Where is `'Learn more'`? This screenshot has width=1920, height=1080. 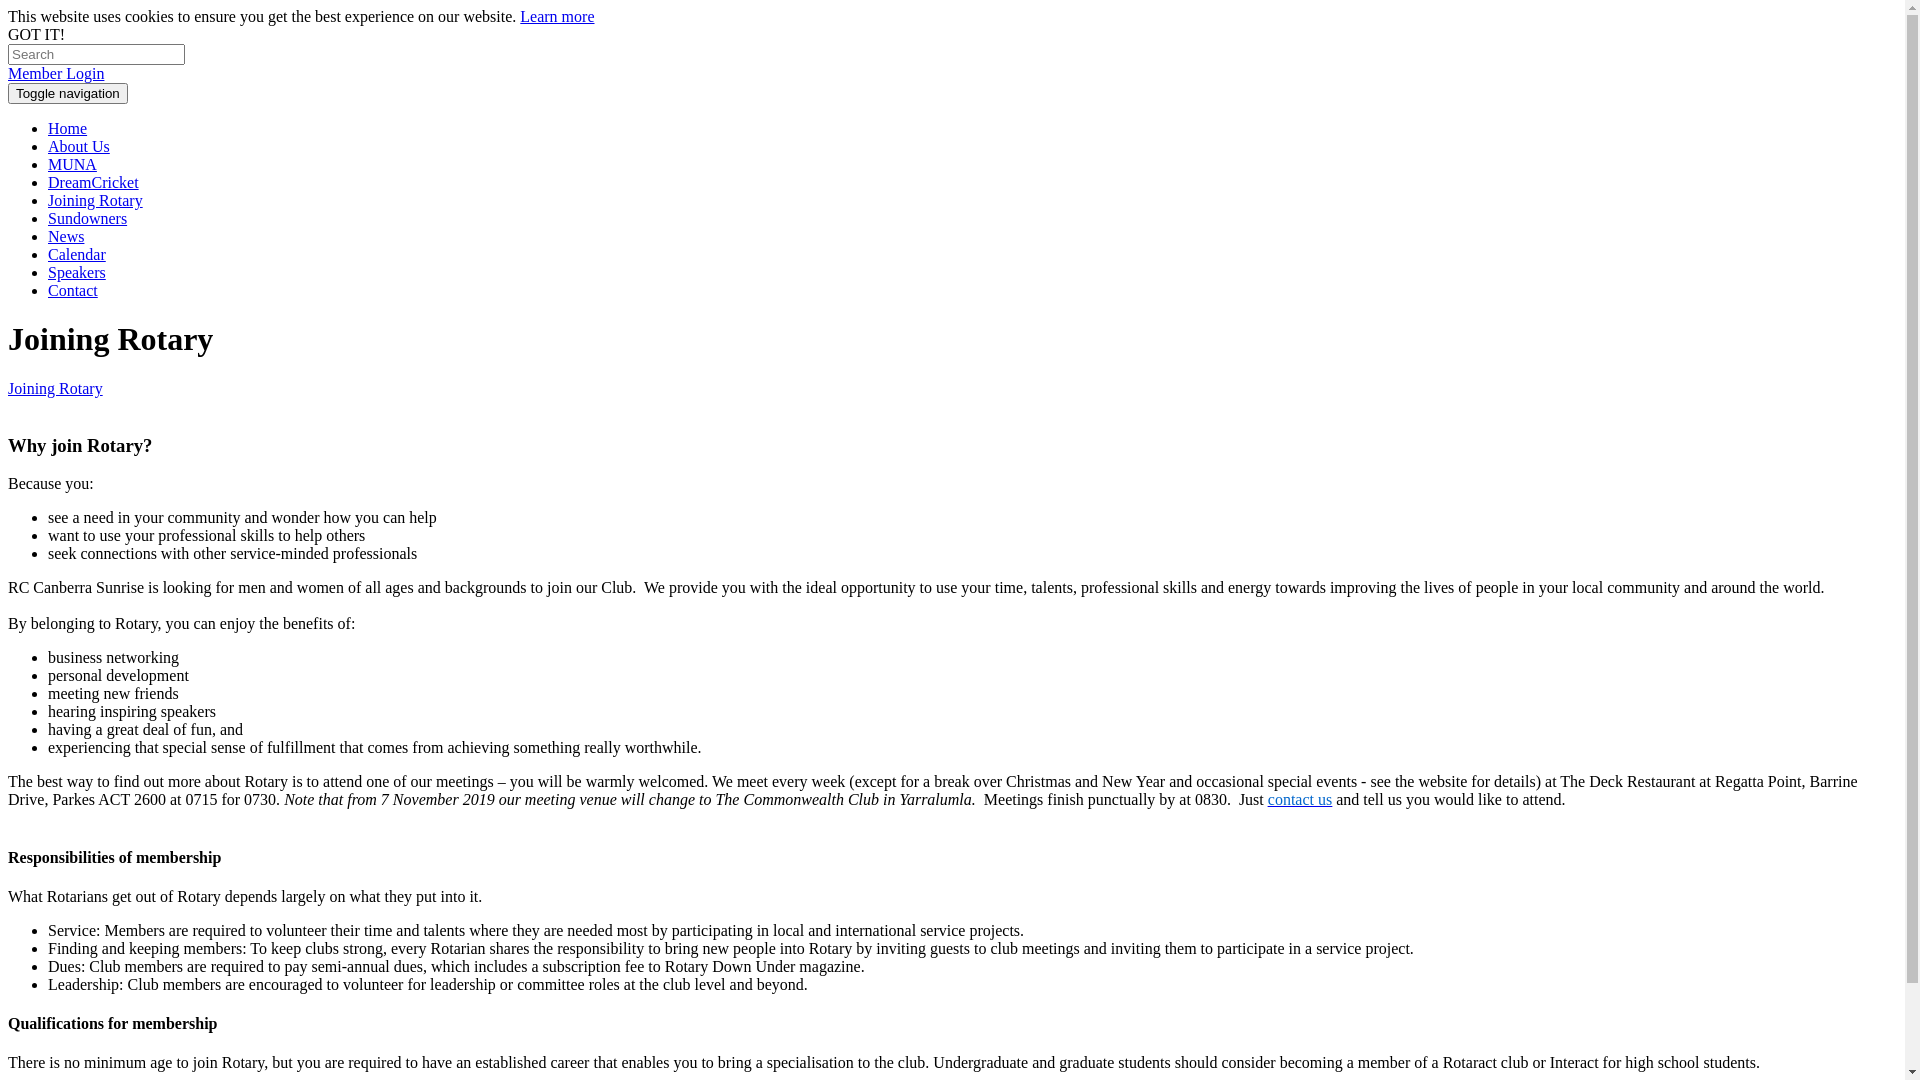
'Learn more' is located at coordinates (556, 16).